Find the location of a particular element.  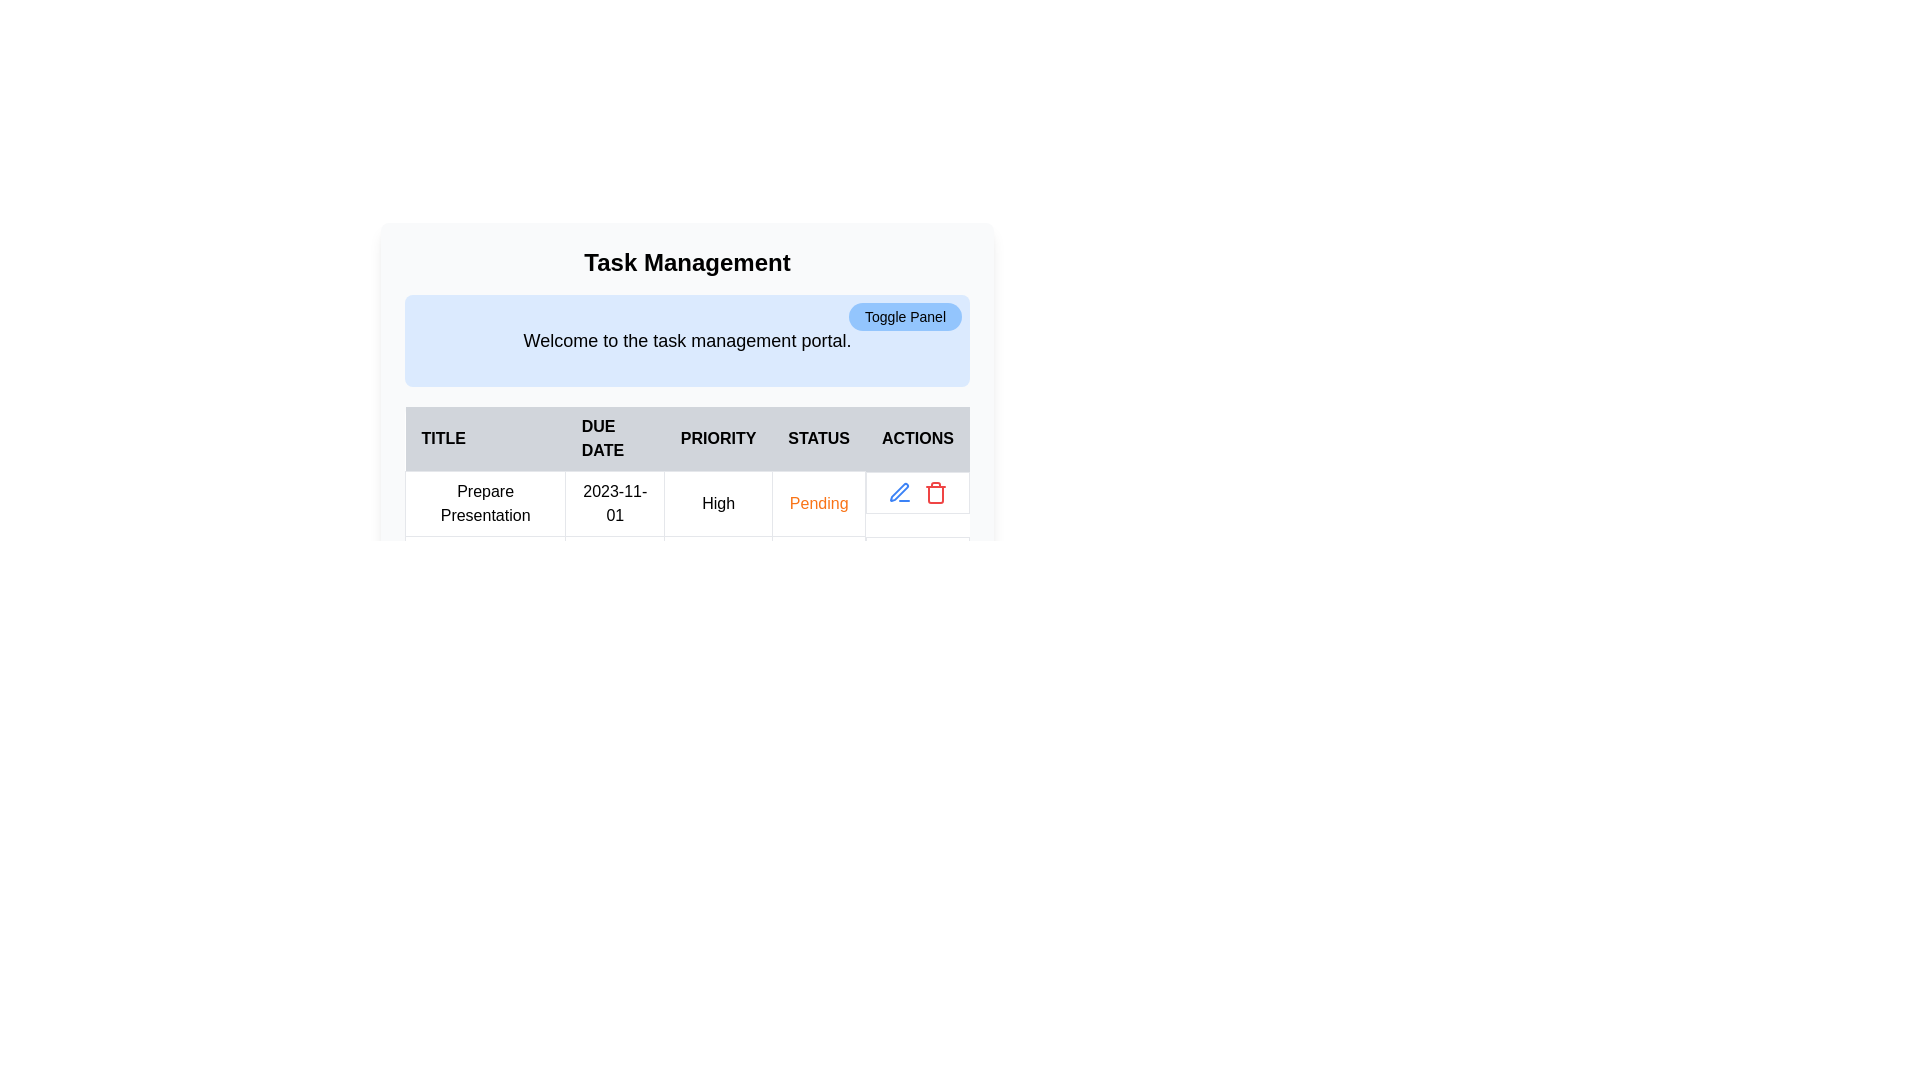

the 'ACTIONS' label, which is the last column header in a table, displayed in bold uppercase black font on a light grey background is located at coordinates (916, 438).